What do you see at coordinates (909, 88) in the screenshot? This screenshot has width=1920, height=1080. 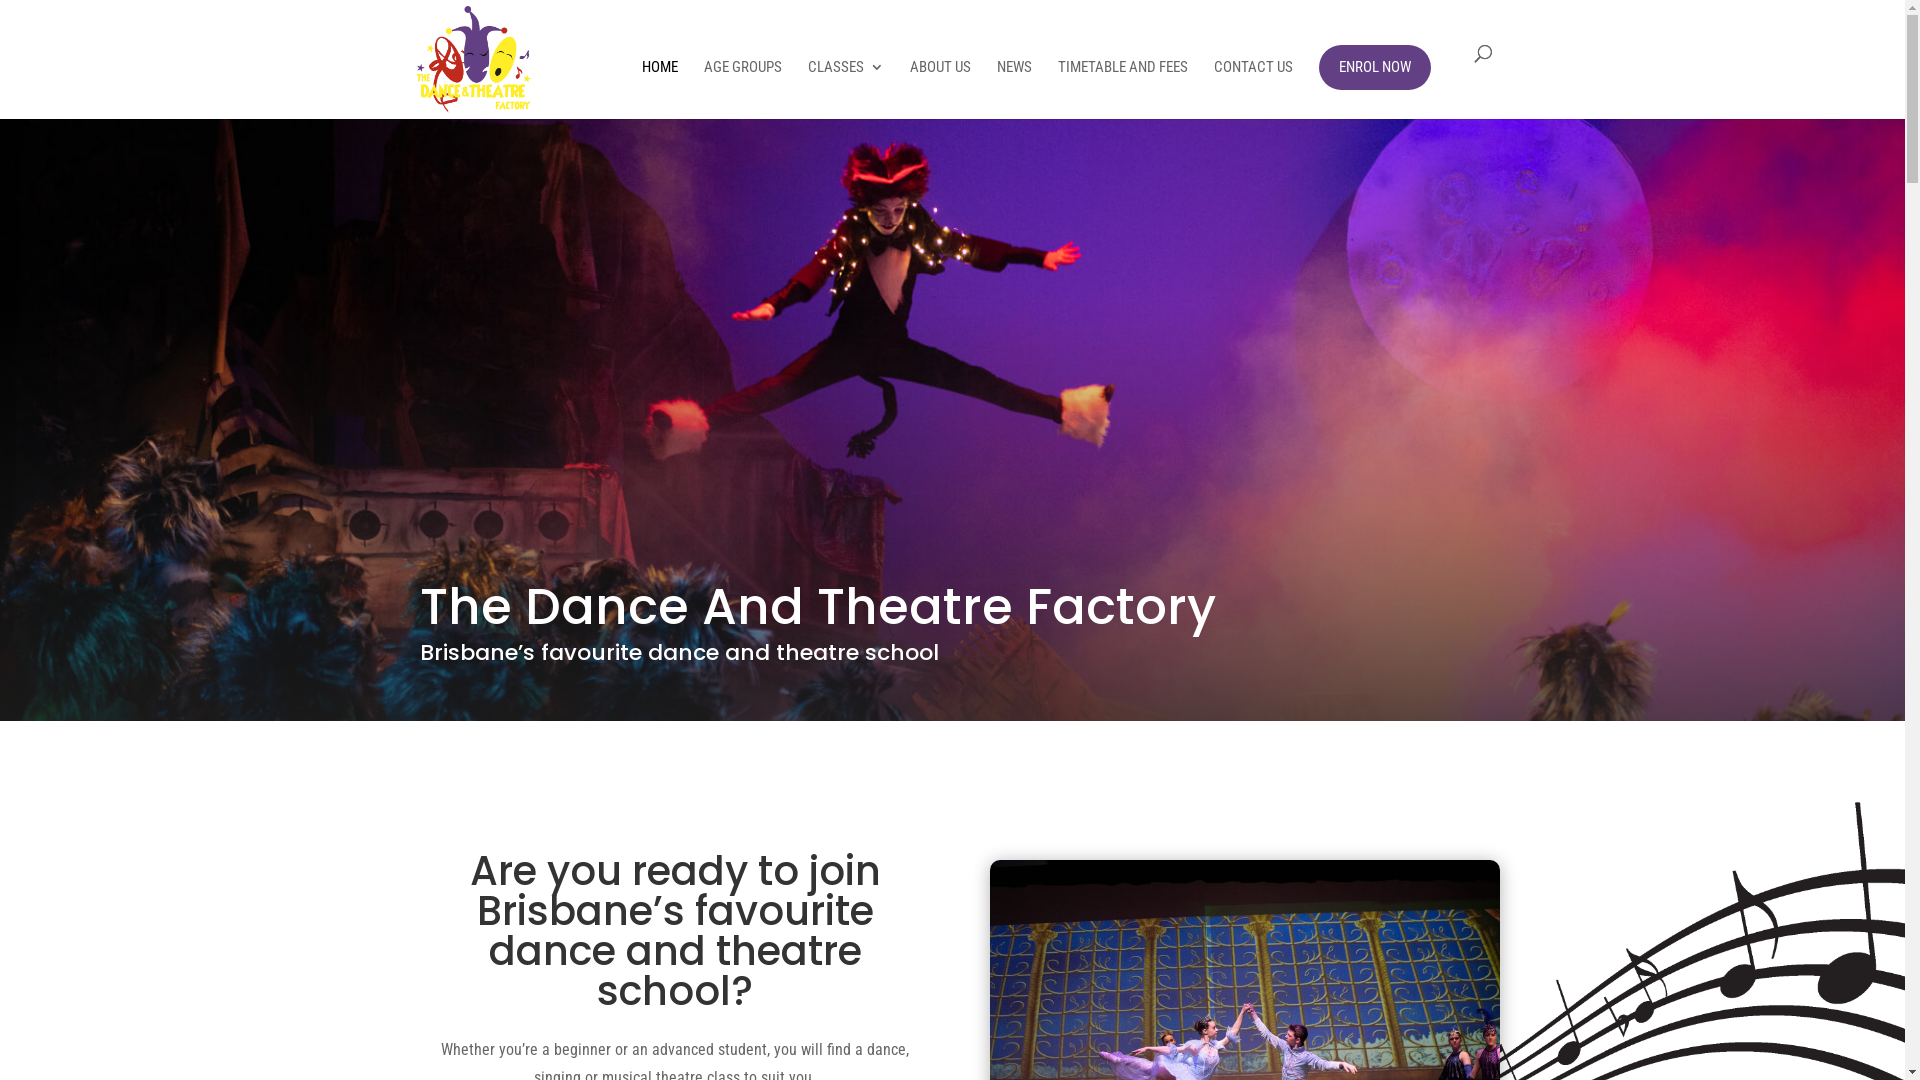 I see `'ABOUT US'` at bounding box center [909, 88].